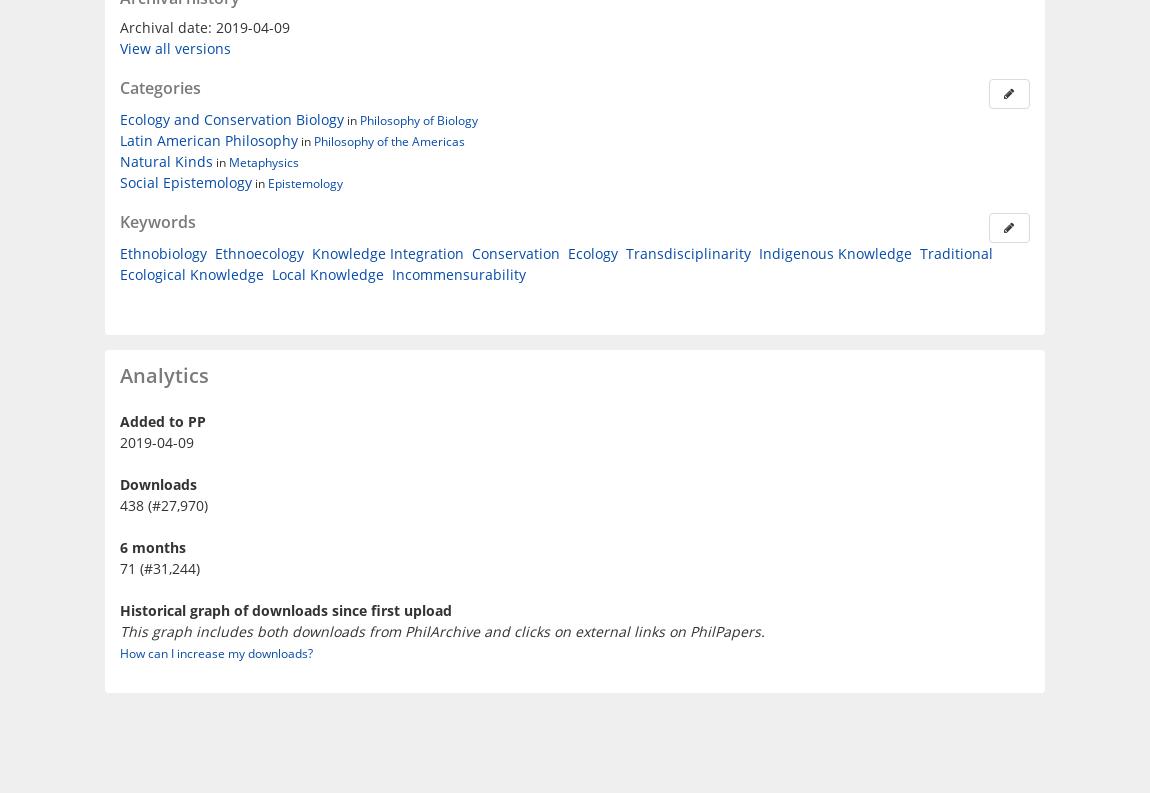 This screenshot has width=1150, height=793. What do you see at coordinates (230, 117) in the screenshot?
I see `'Ecology and Conservation Biology'` at bounding box center [230, 117].